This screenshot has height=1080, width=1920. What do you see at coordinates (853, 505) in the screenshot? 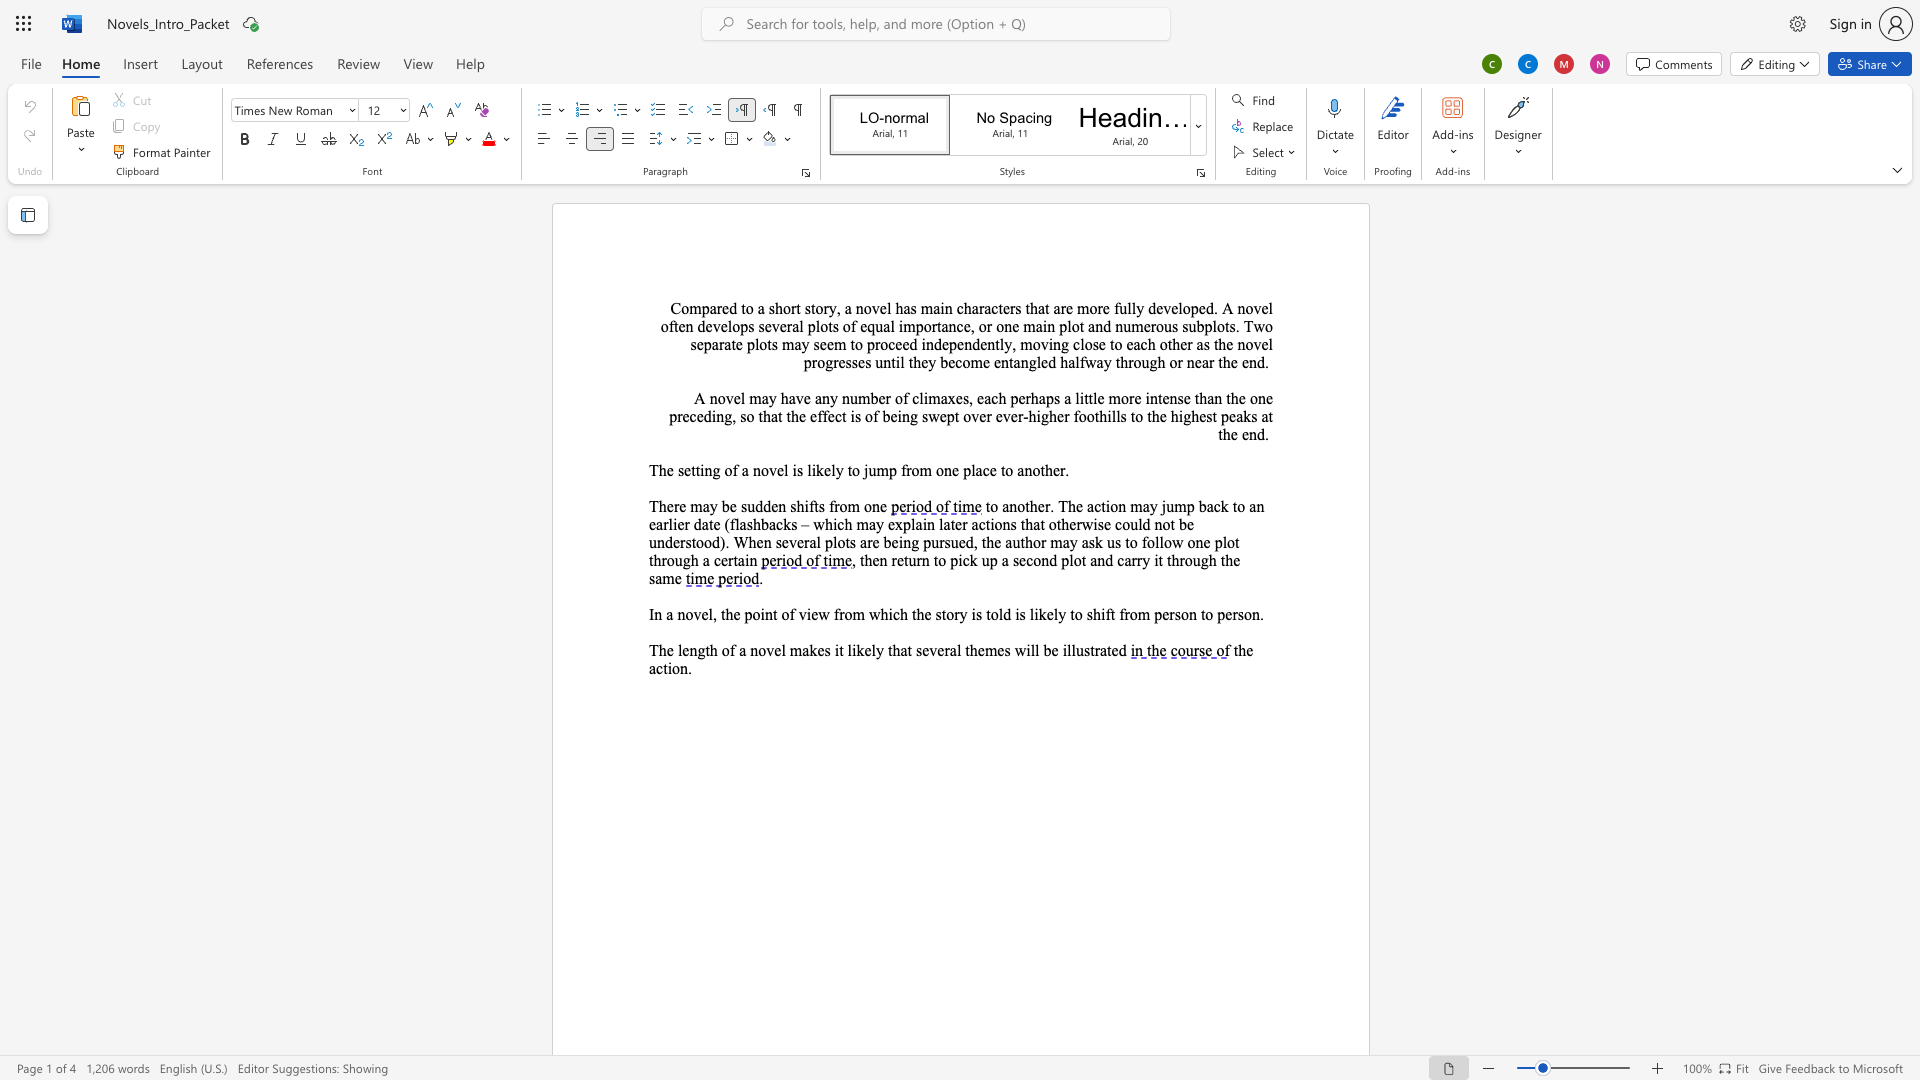
I see `the 2th character "m" in the text` at bounding box center [853, 505].